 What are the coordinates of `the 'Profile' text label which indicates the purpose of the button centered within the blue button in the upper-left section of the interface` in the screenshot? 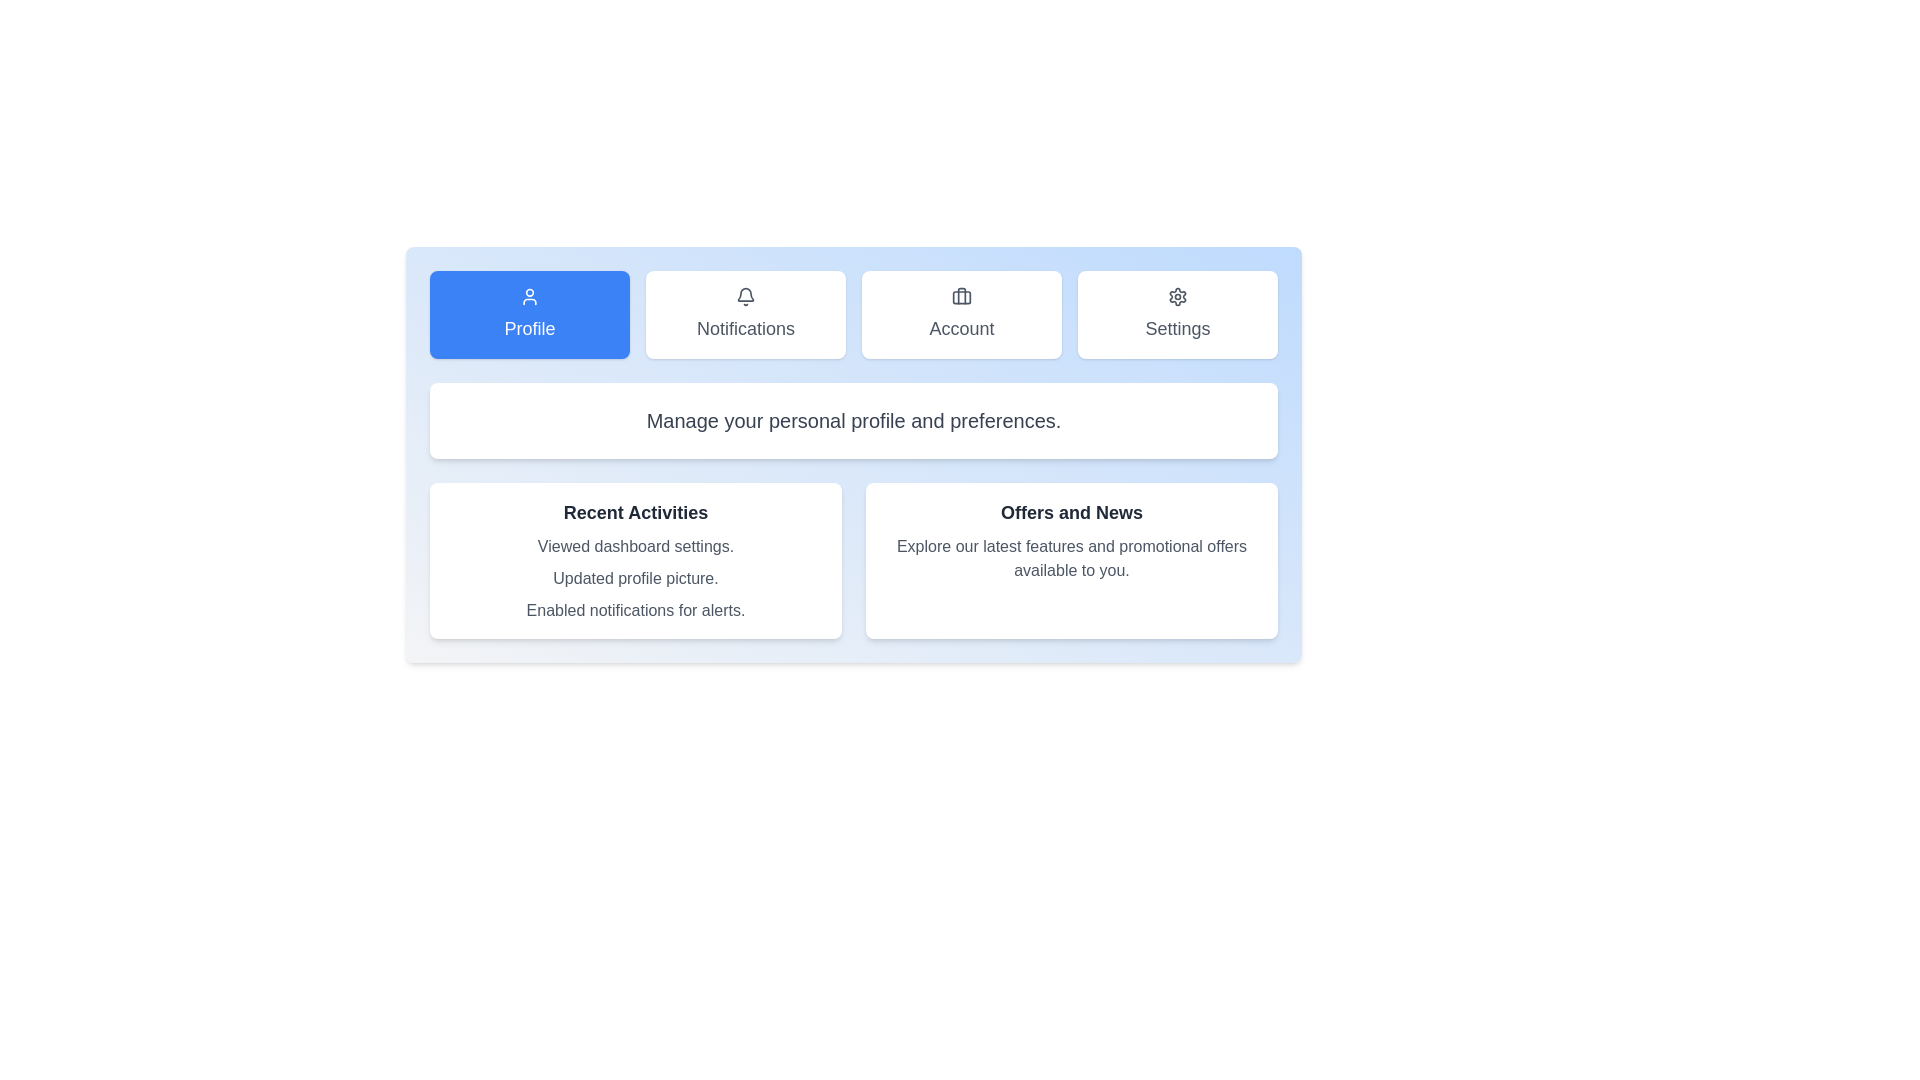 It's located at (529, 327).